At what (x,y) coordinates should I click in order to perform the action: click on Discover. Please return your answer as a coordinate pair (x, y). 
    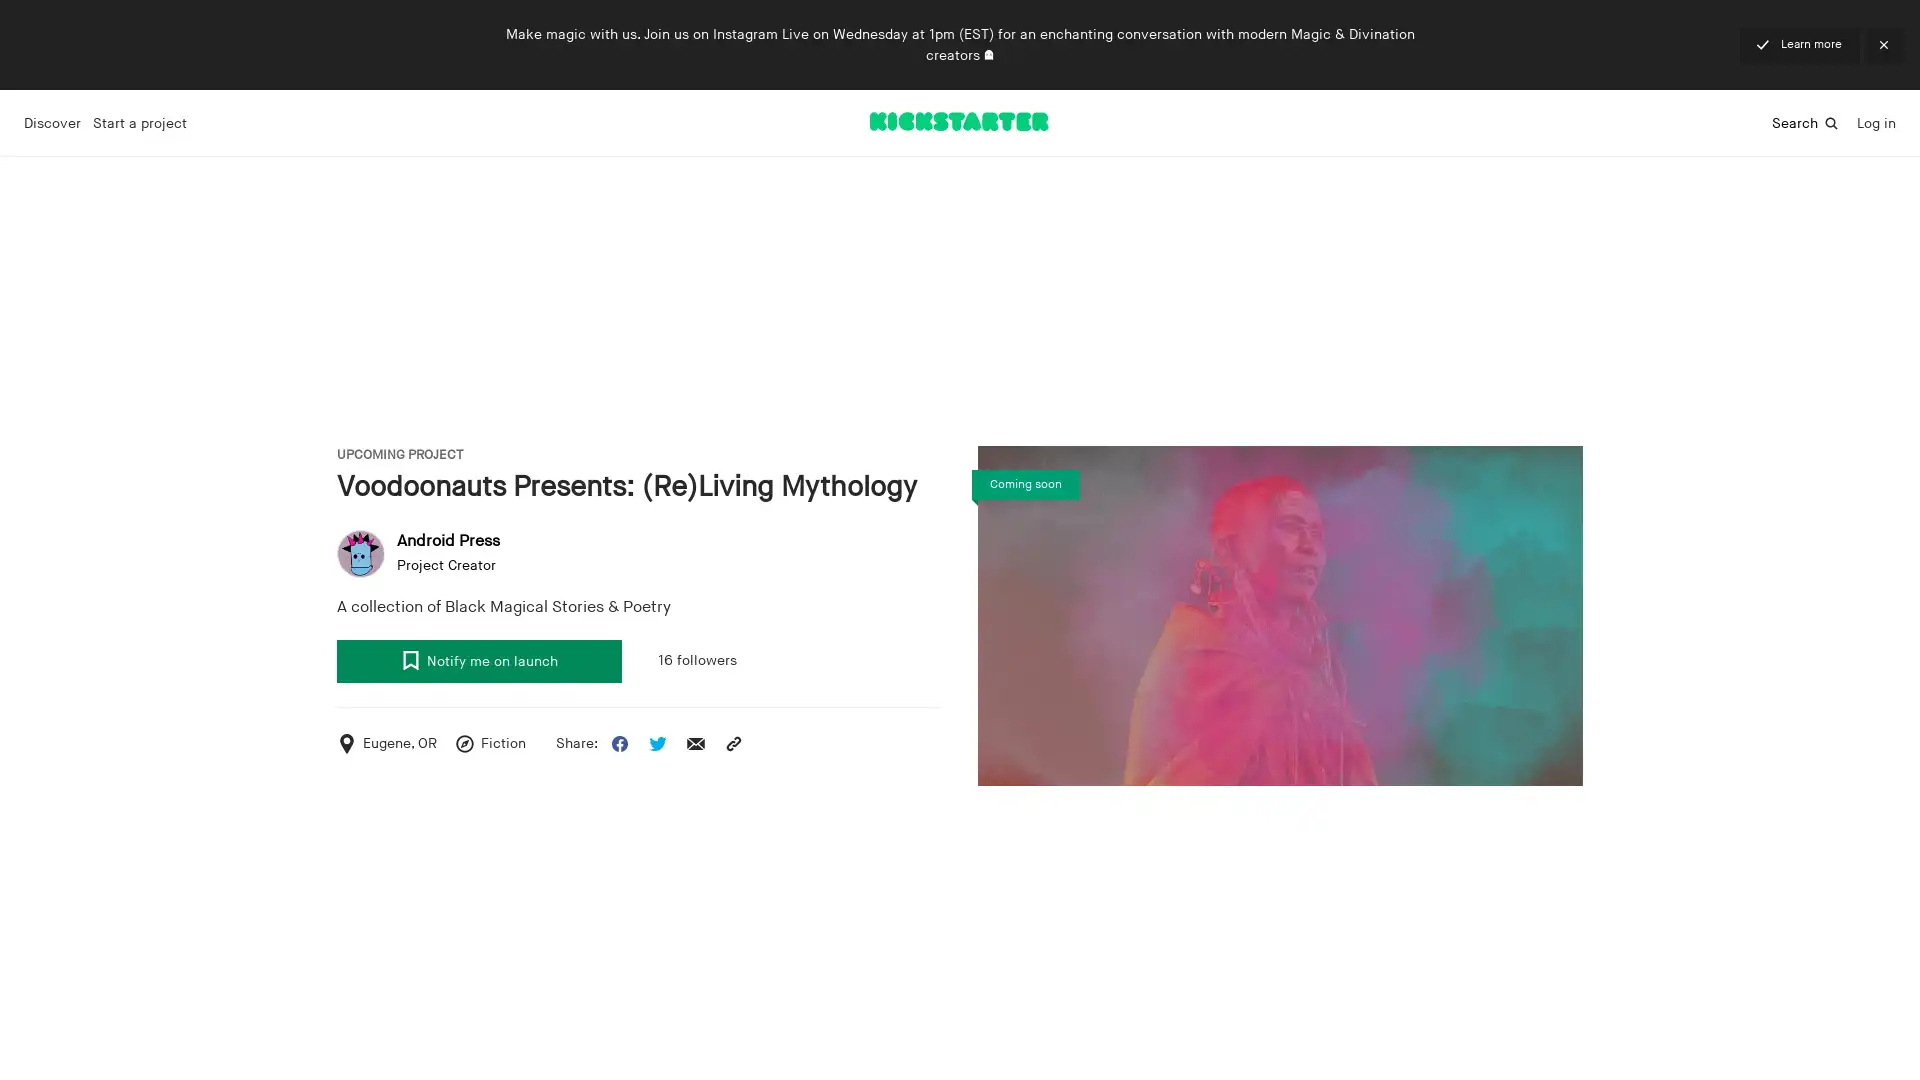
    Looking at the image, I should click on (52, 123).